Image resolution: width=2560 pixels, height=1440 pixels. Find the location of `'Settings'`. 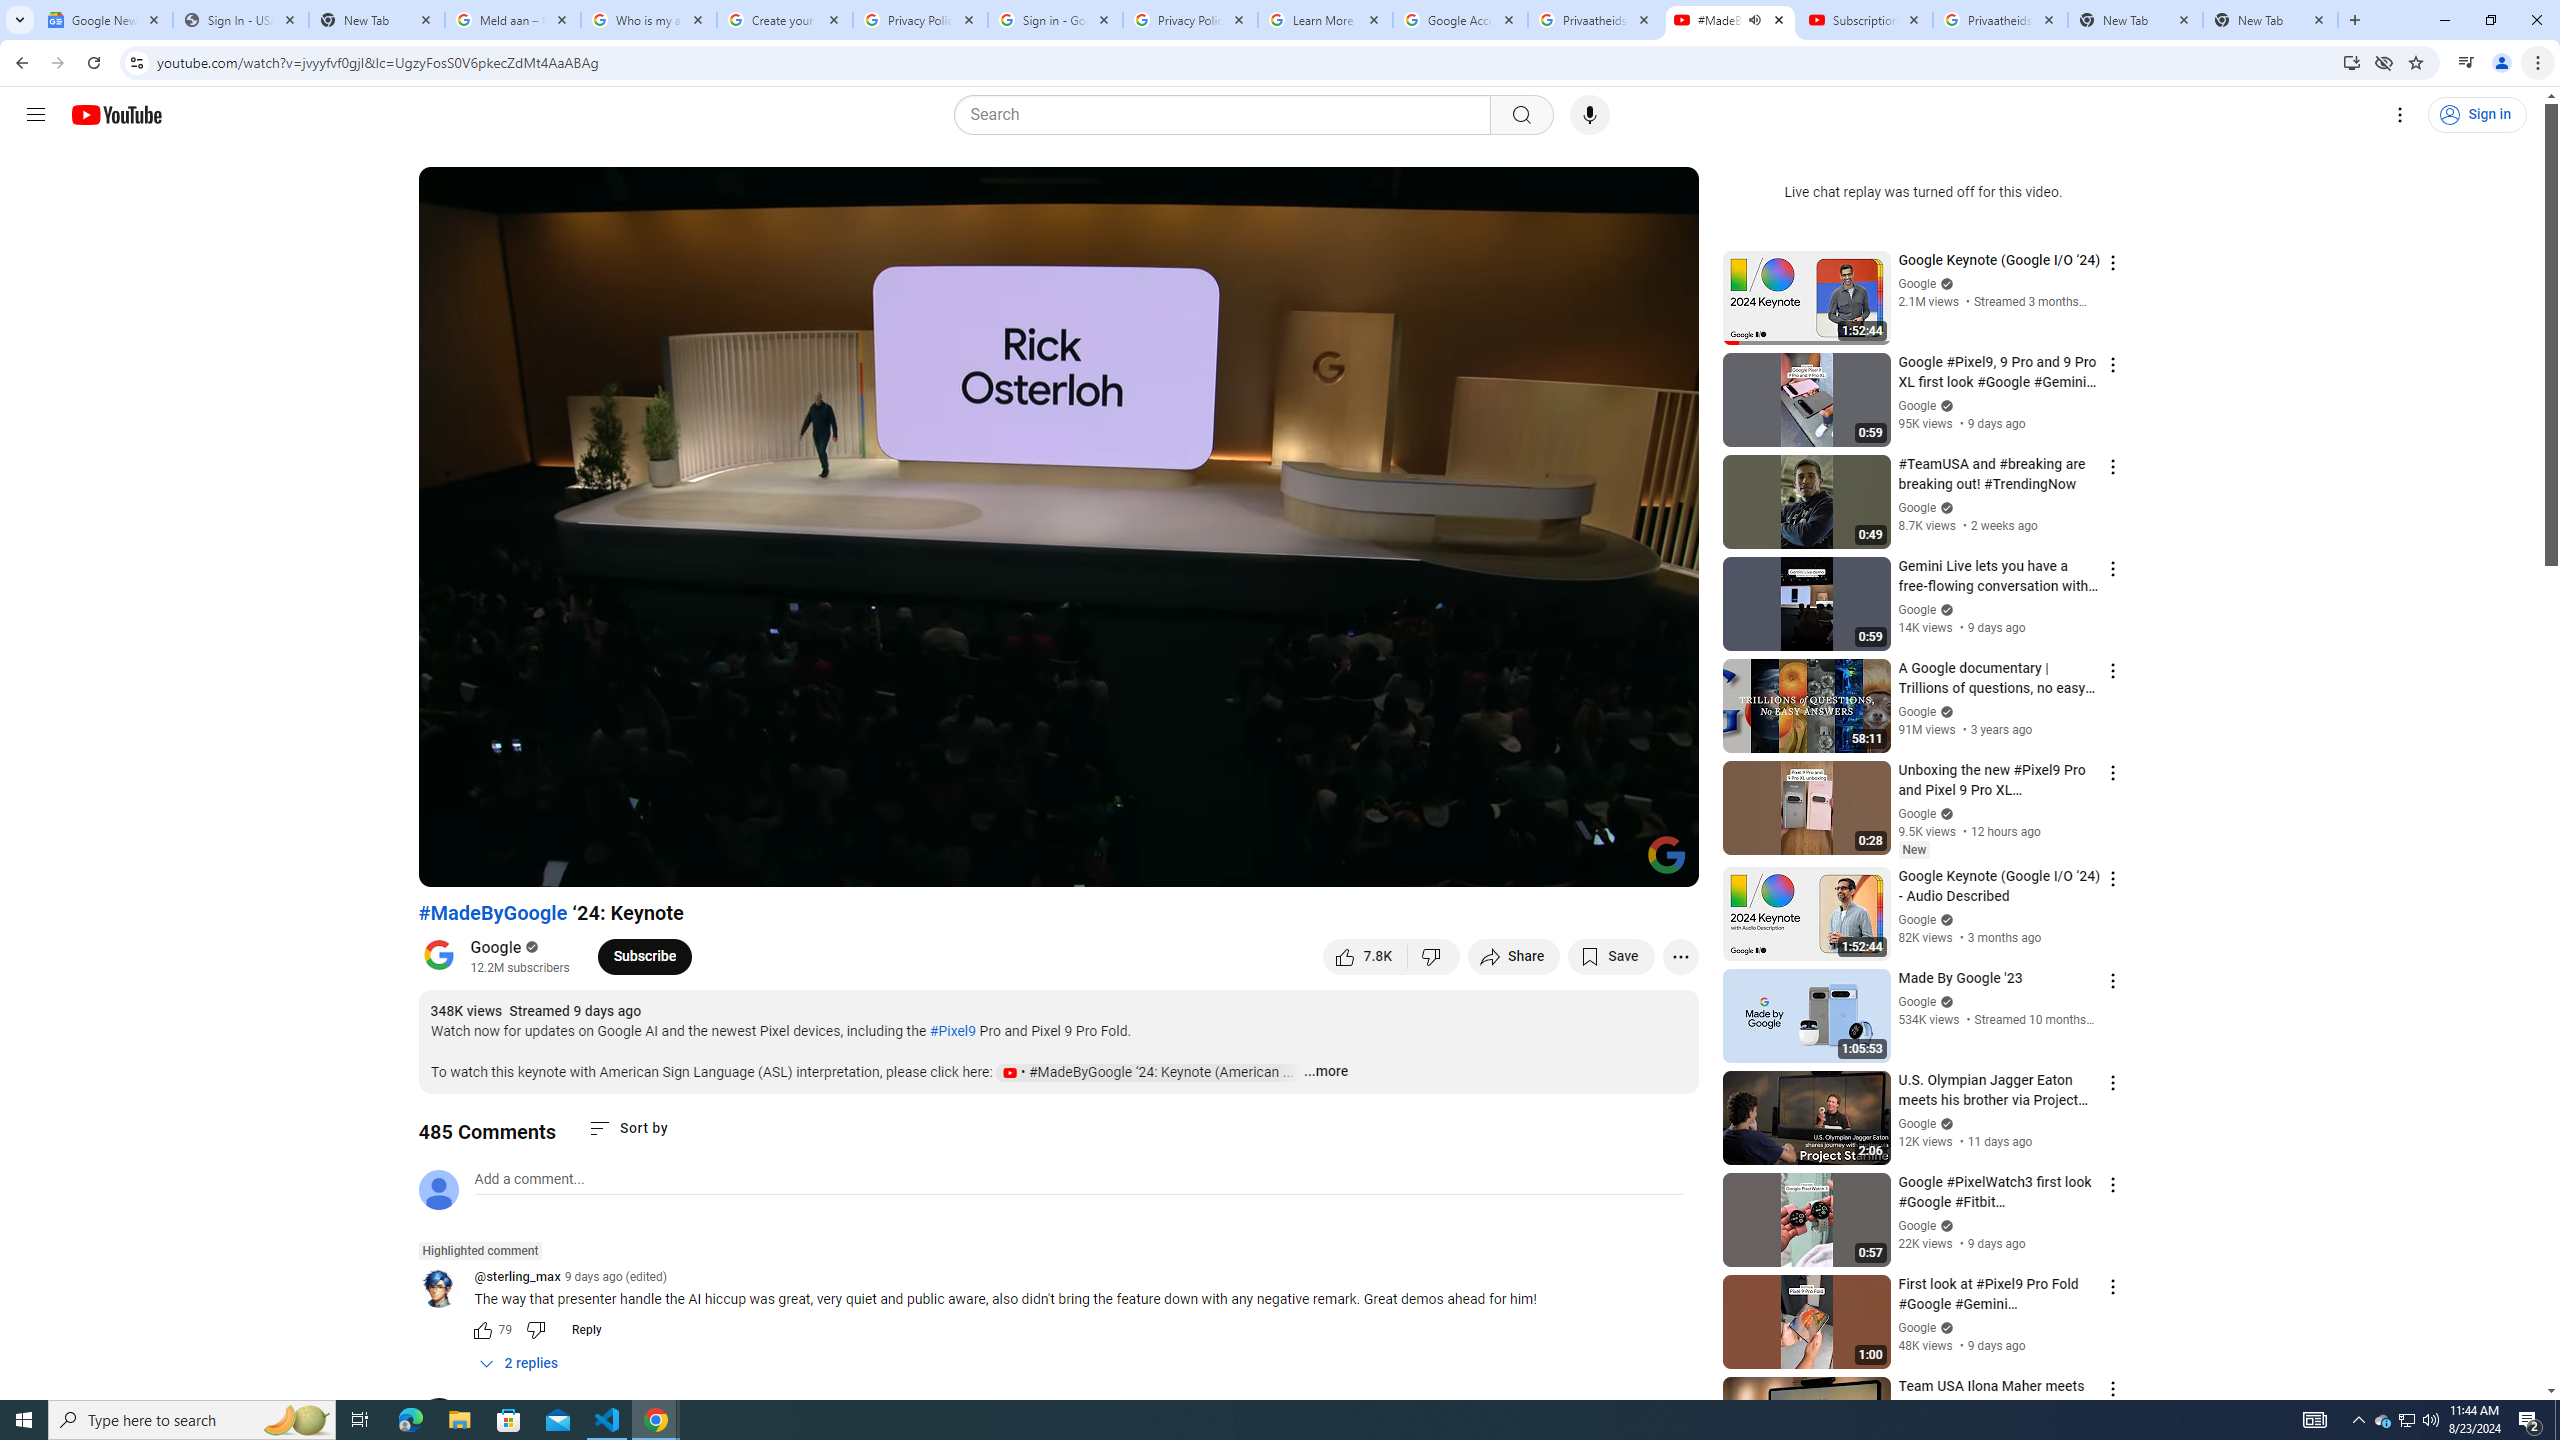

'Settings' is located at coordinates (2401, 114).